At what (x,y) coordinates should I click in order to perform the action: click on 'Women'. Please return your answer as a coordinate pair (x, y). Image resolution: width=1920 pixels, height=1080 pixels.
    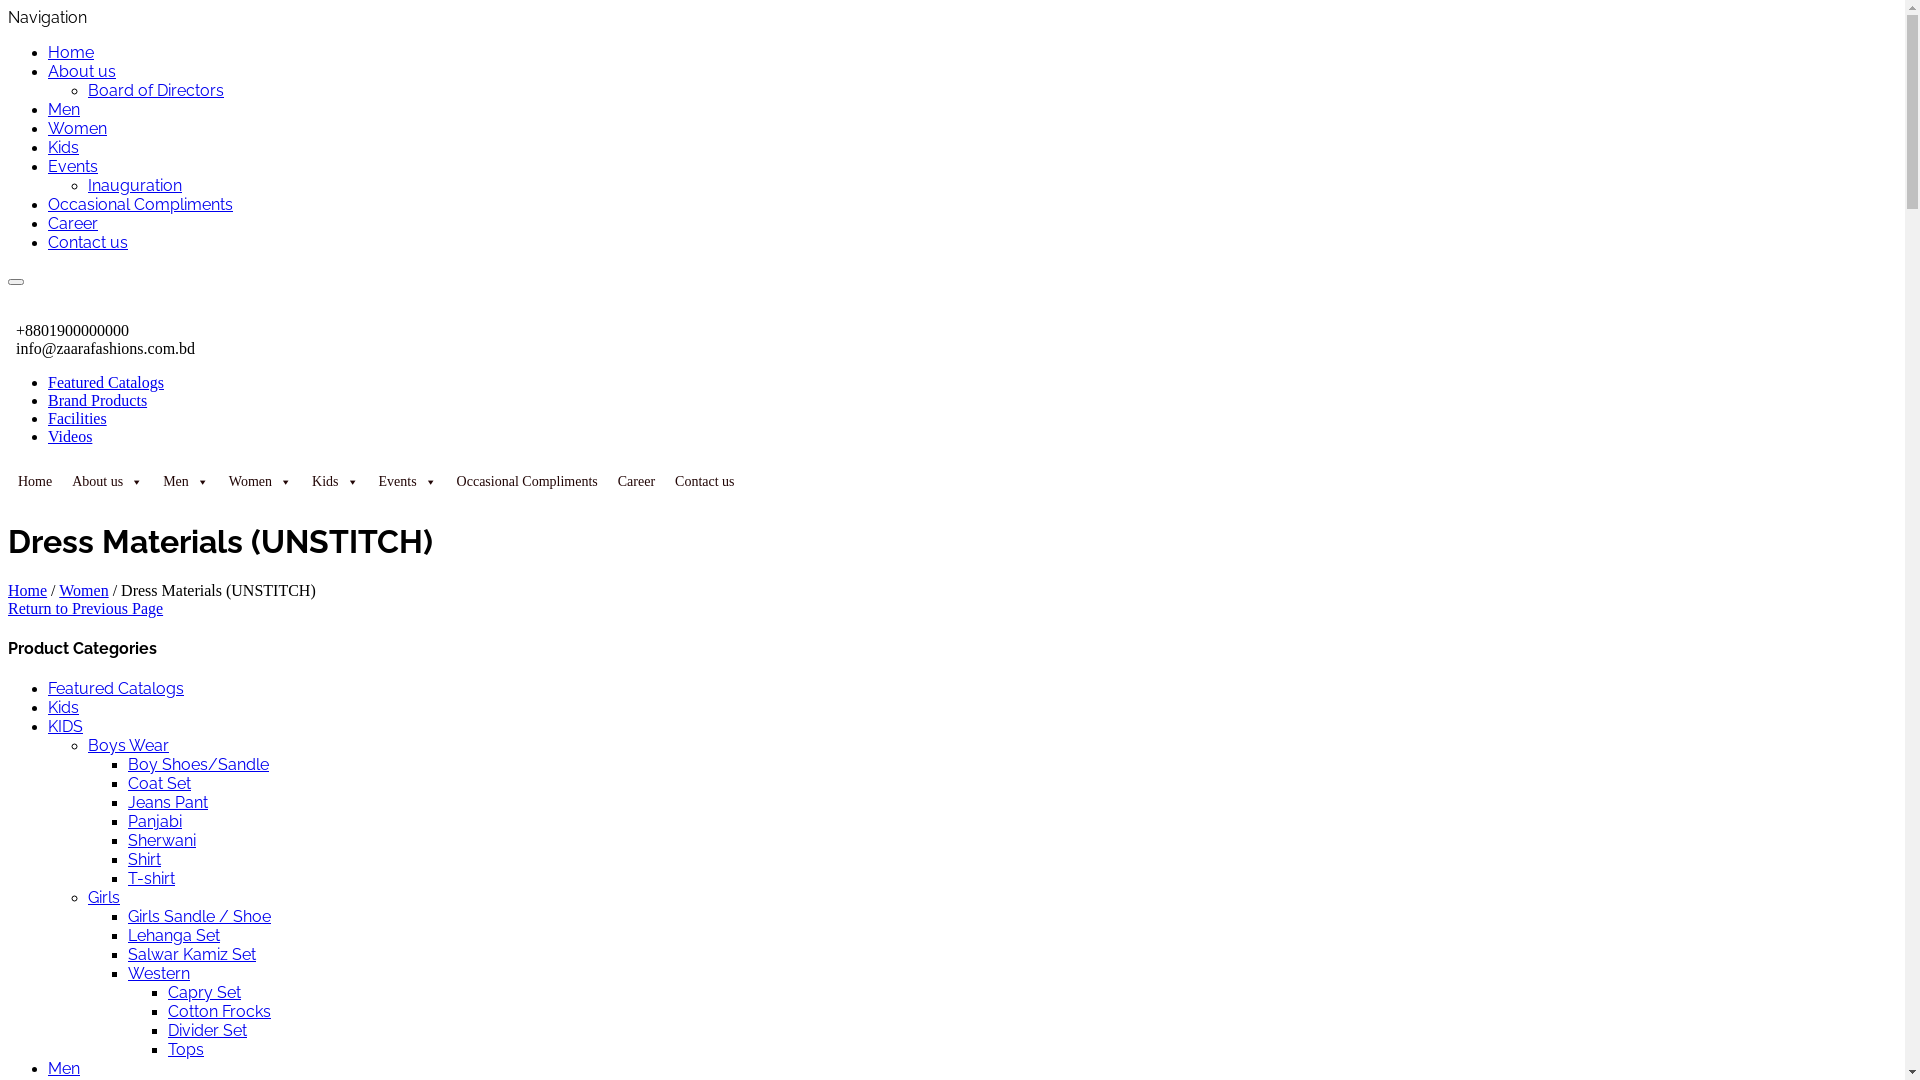
    Looking at the image, I should click on (77, 128).